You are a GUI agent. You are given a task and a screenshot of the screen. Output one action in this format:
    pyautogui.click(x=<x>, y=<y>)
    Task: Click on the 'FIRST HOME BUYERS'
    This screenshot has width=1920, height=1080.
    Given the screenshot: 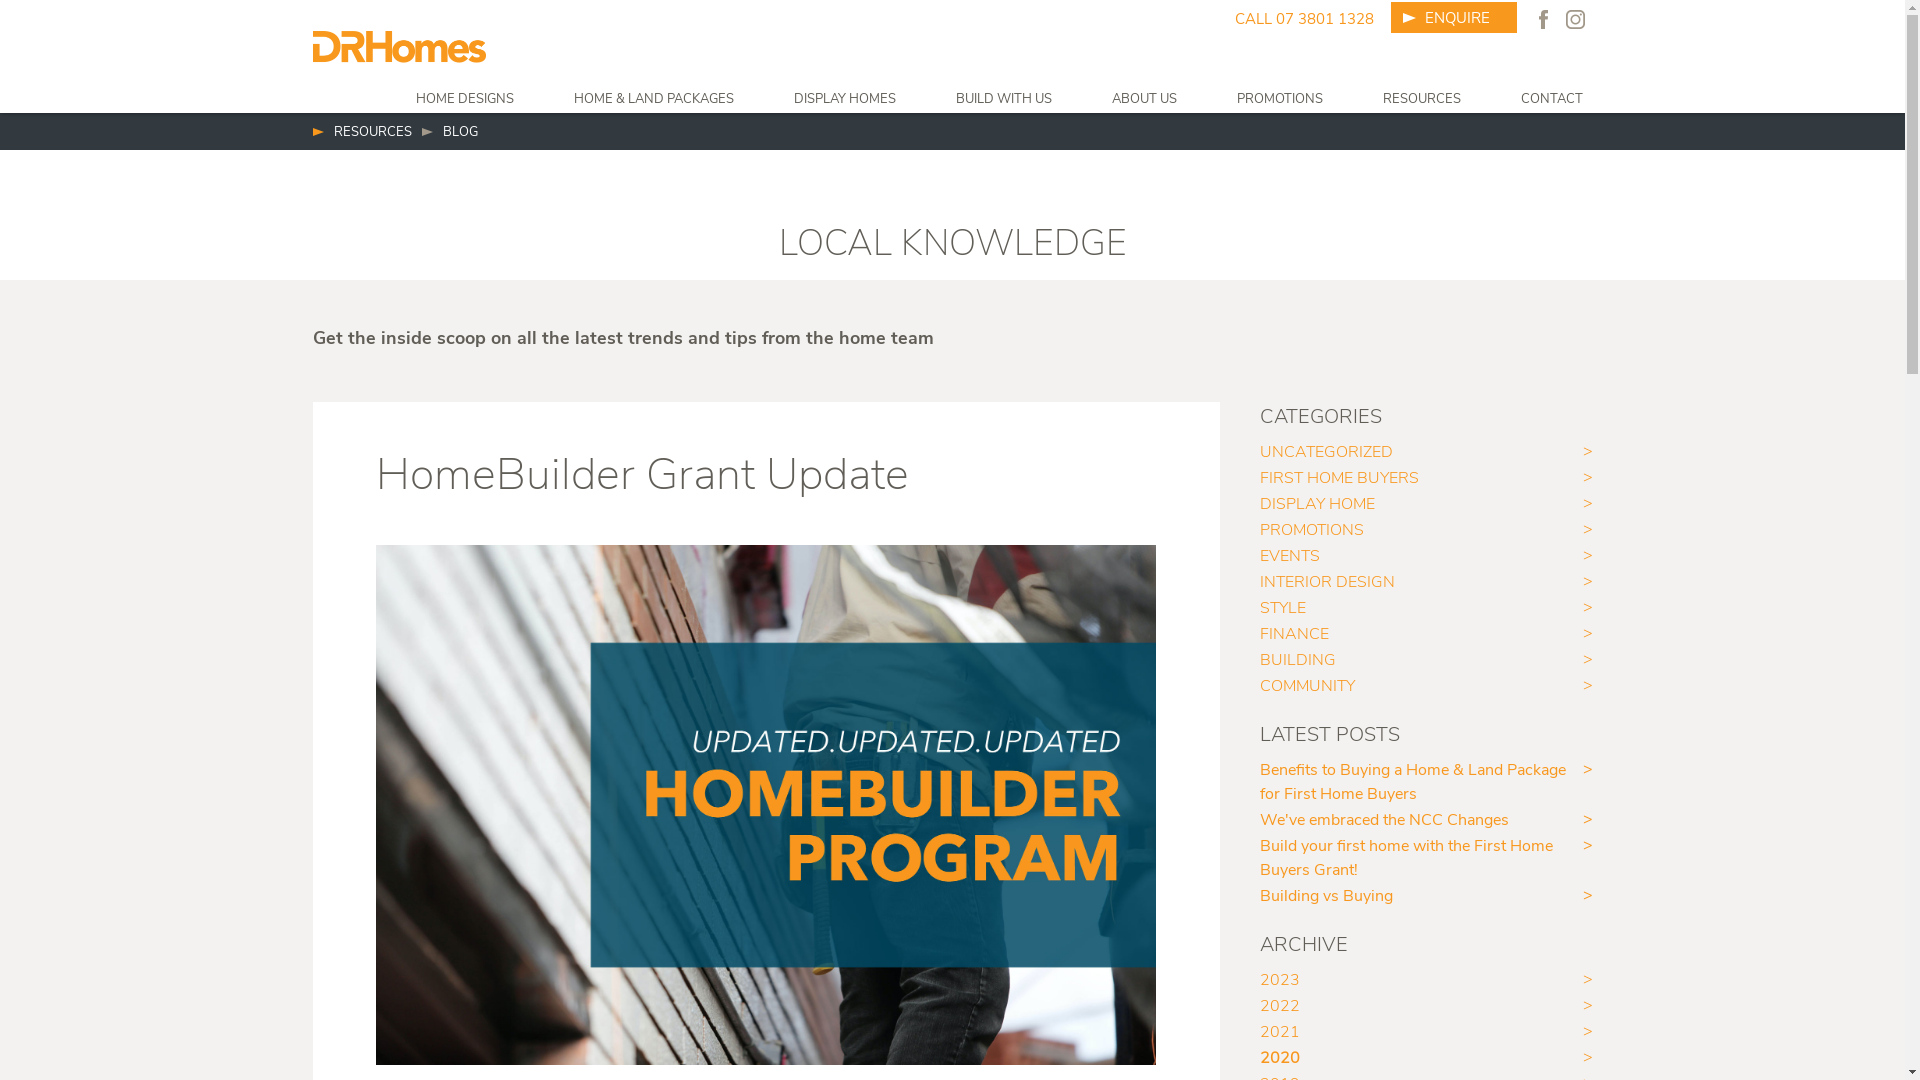 What is the action you would take?
    pyautogui.click(x=1424, y=478)
    